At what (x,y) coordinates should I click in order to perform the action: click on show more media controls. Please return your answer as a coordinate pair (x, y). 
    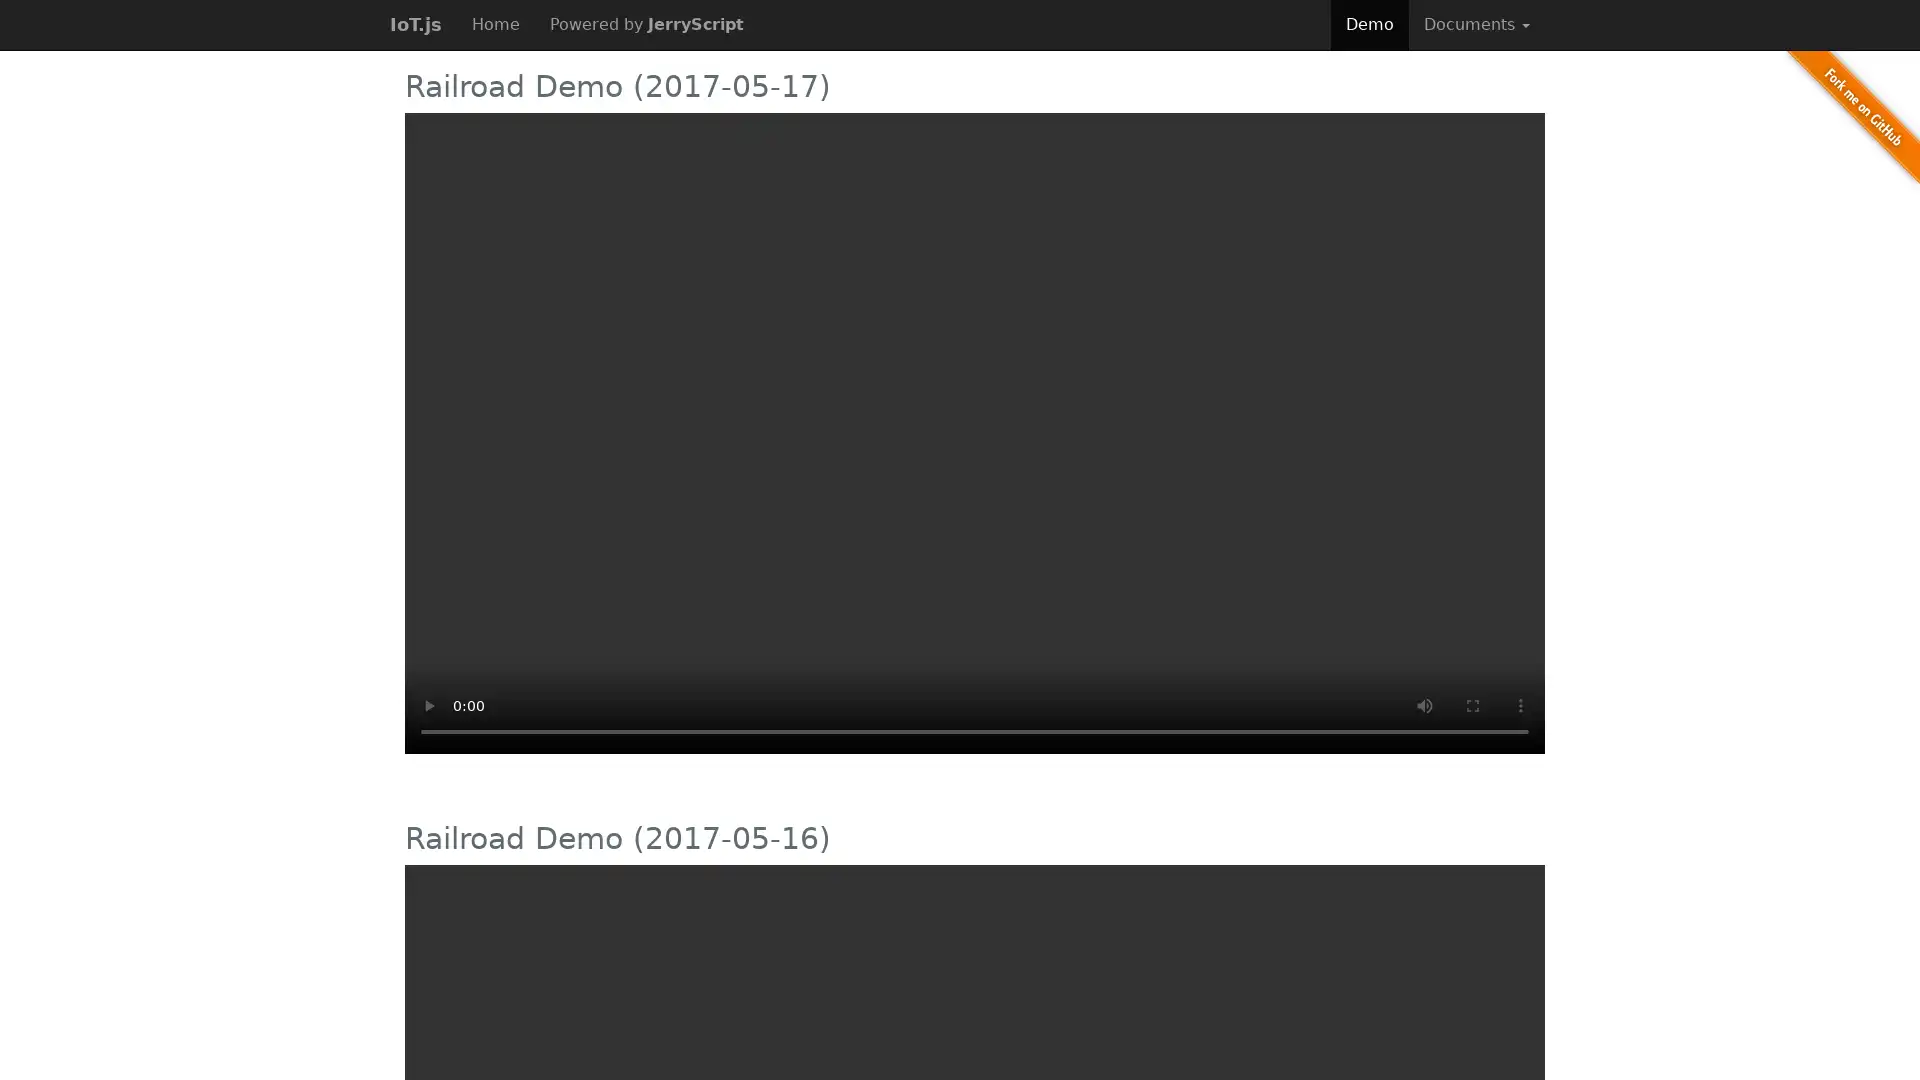
    Looking at the image, I should click on (1520, 704).